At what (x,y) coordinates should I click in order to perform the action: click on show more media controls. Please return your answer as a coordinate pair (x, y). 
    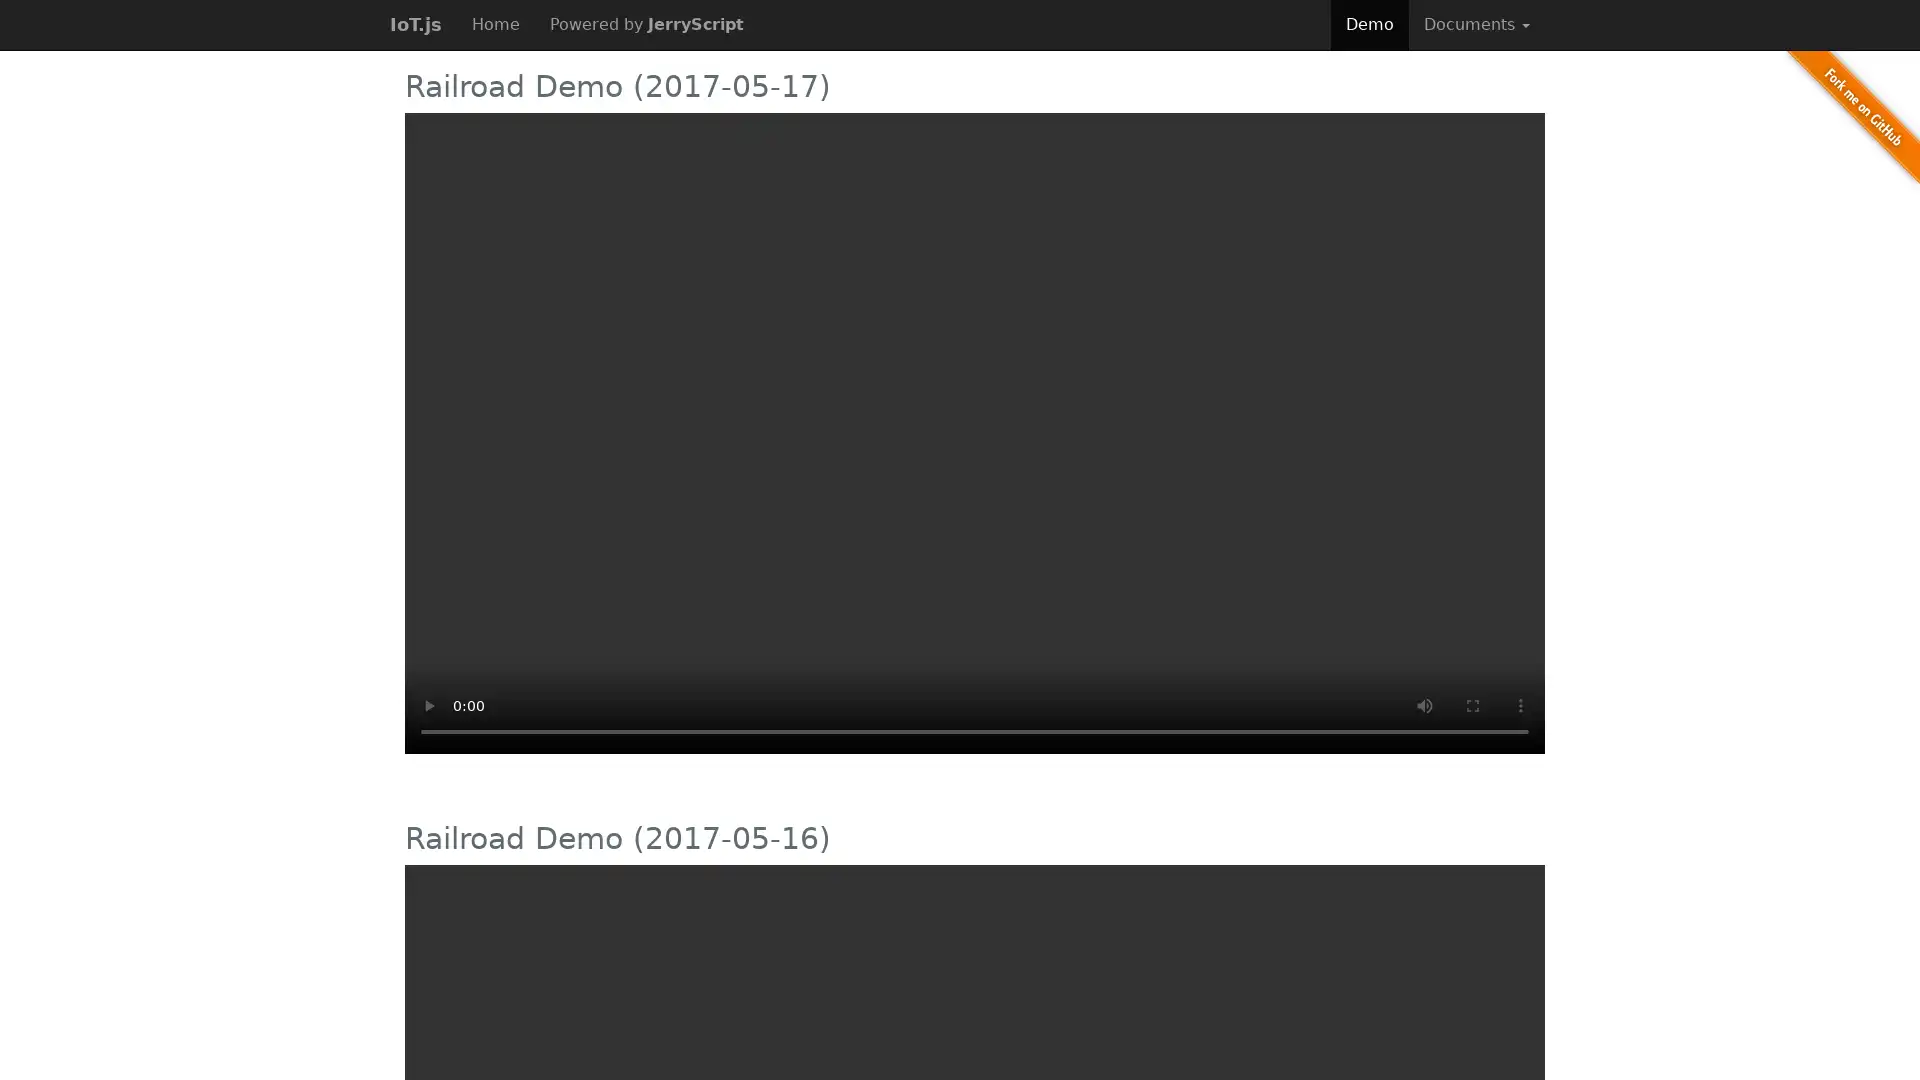
    Looking at the image, I should click on (1520, 704).